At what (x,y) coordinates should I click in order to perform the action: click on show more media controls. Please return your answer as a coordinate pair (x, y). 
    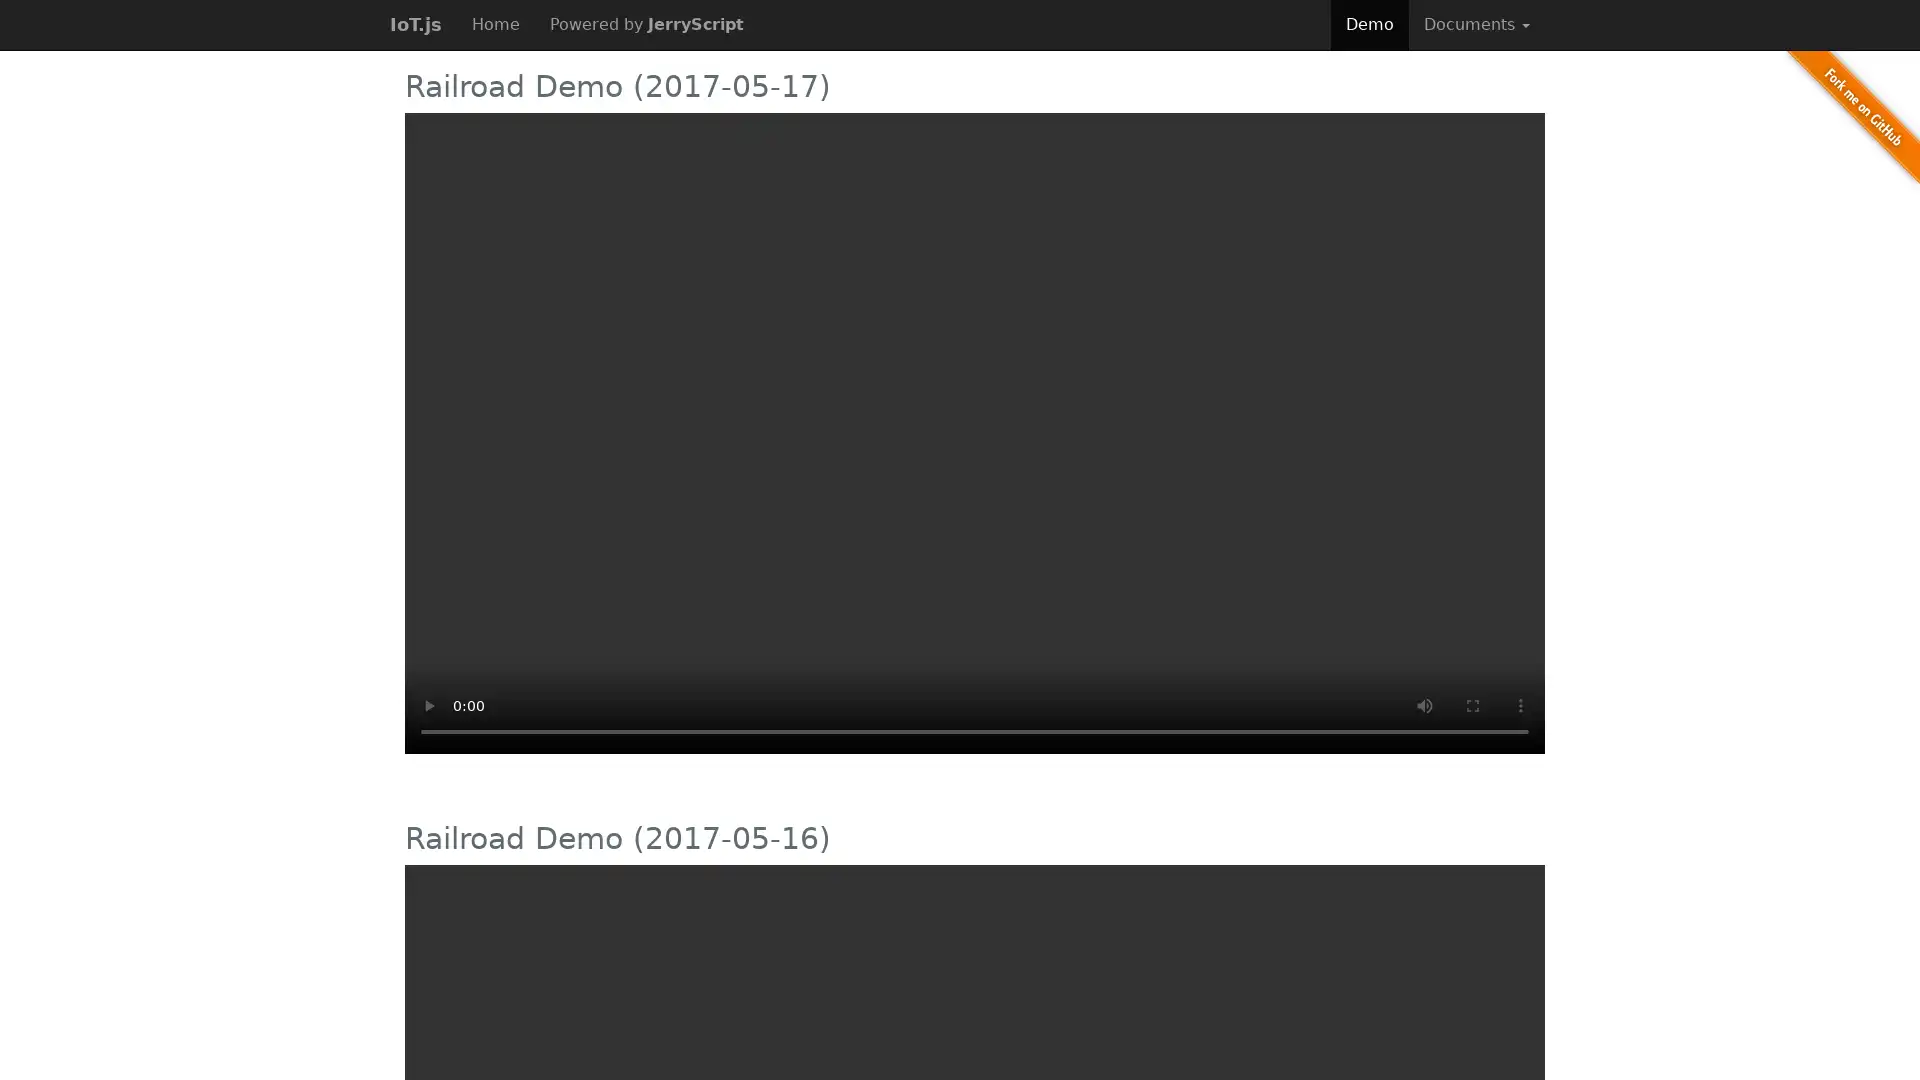
    Looking at the image, I should click on (1520, 704).